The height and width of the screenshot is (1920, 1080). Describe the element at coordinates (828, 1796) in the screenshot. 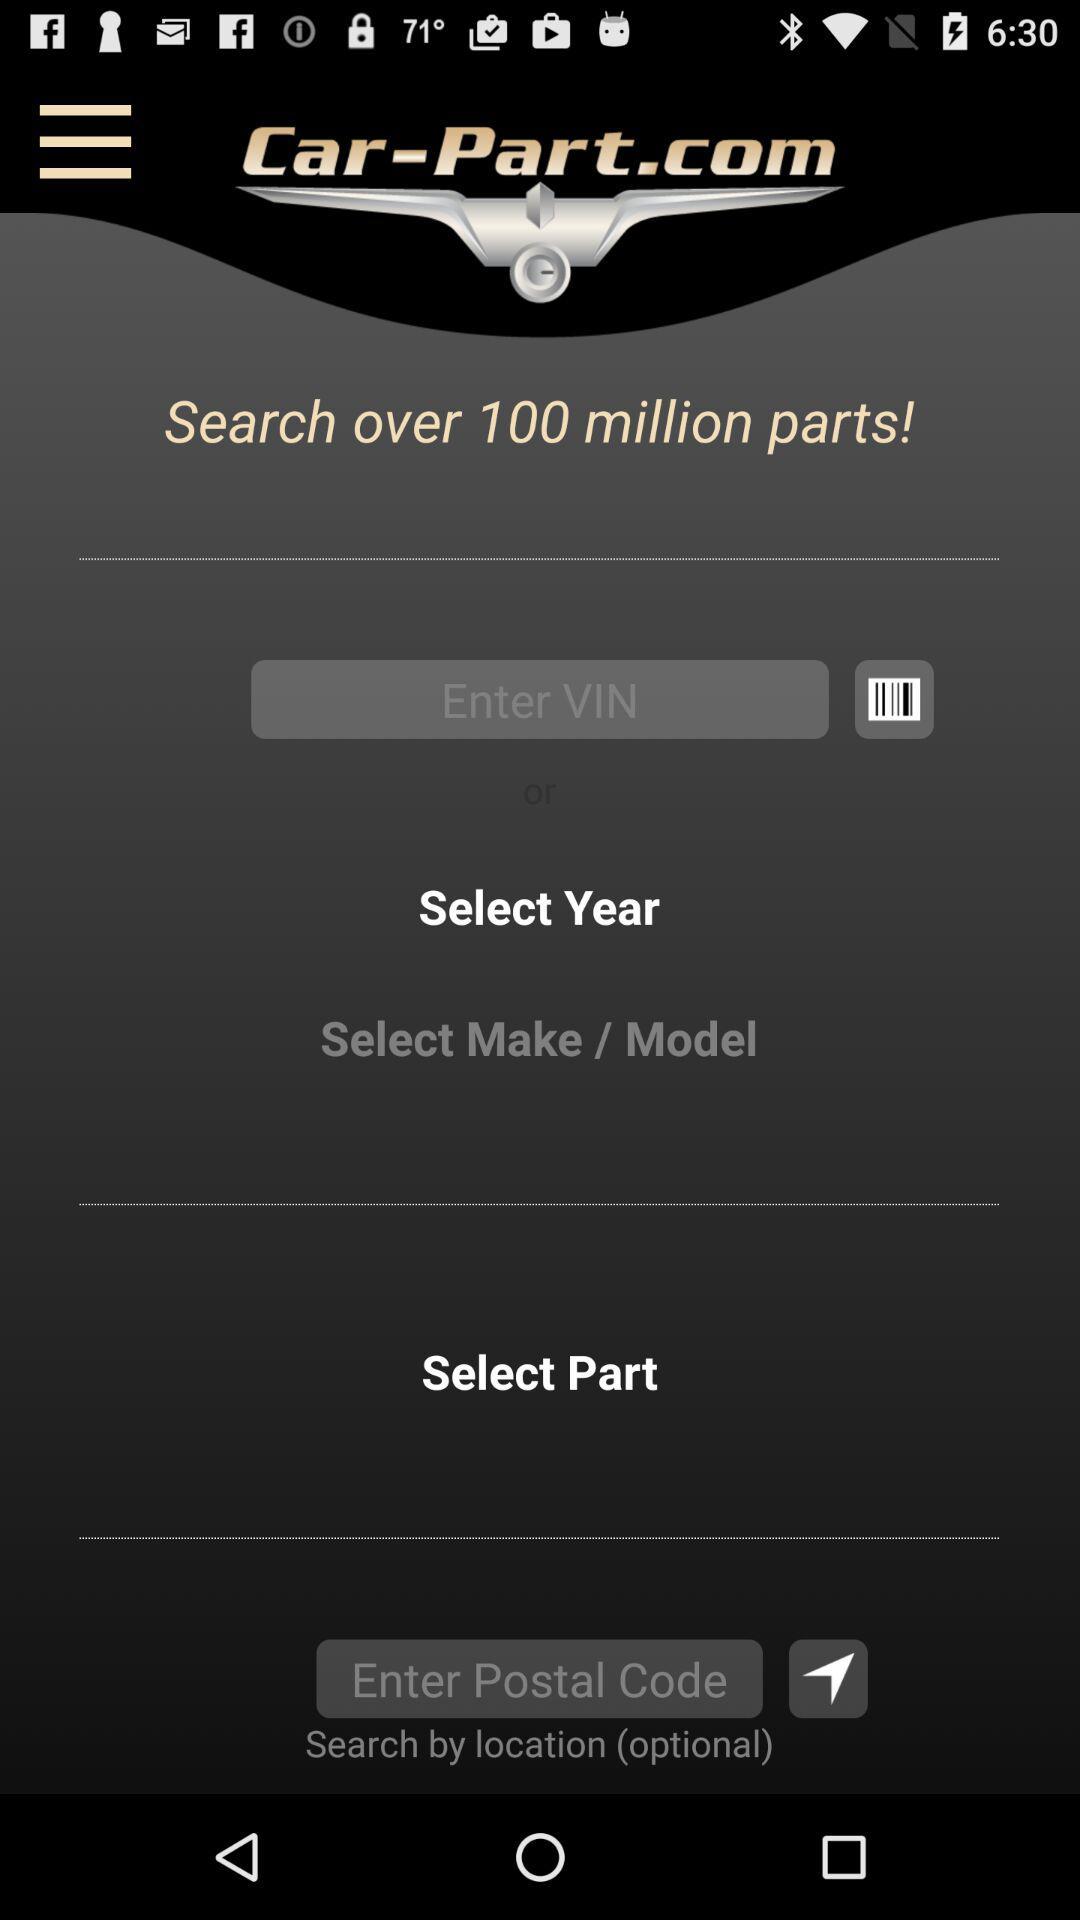

I see `the navigation icon` at that location.